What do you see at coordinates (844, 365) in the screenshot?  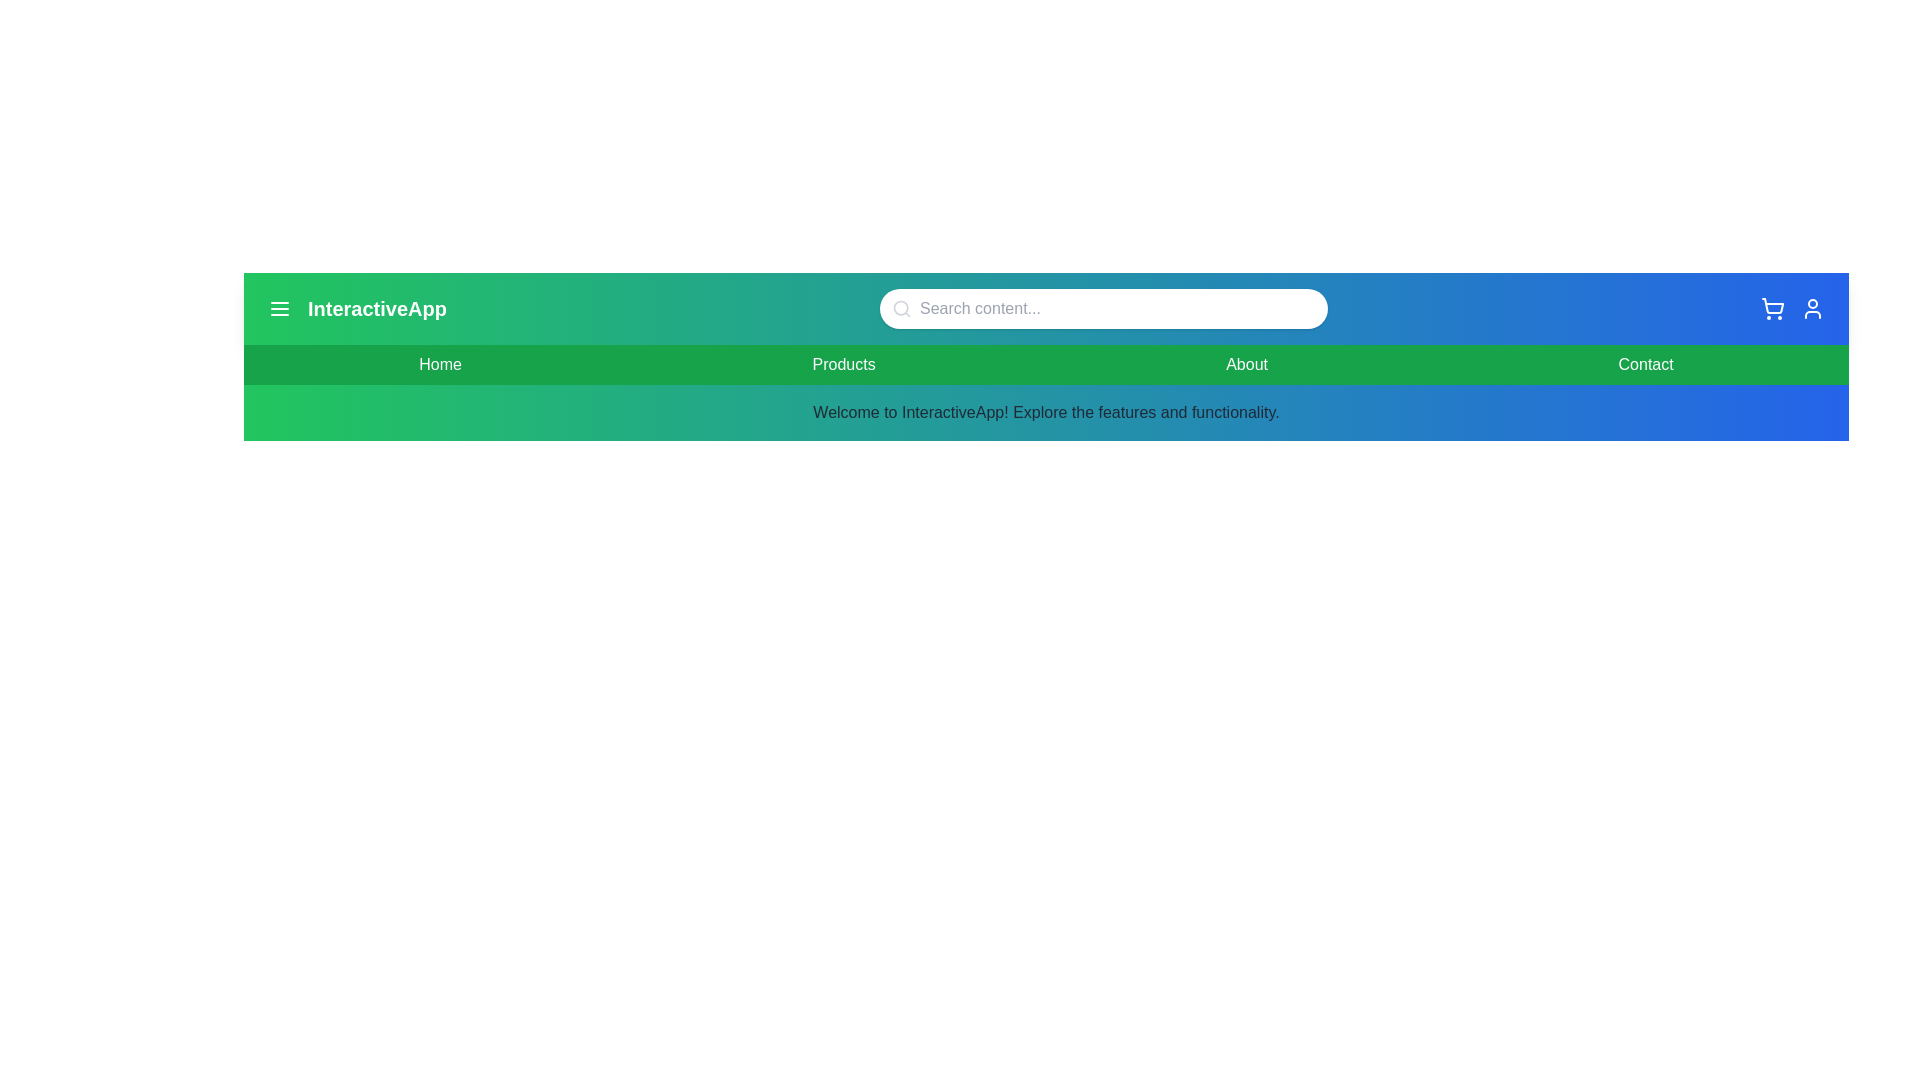 I see `the Products menu item to navigate` at bounding box center [844, 365].